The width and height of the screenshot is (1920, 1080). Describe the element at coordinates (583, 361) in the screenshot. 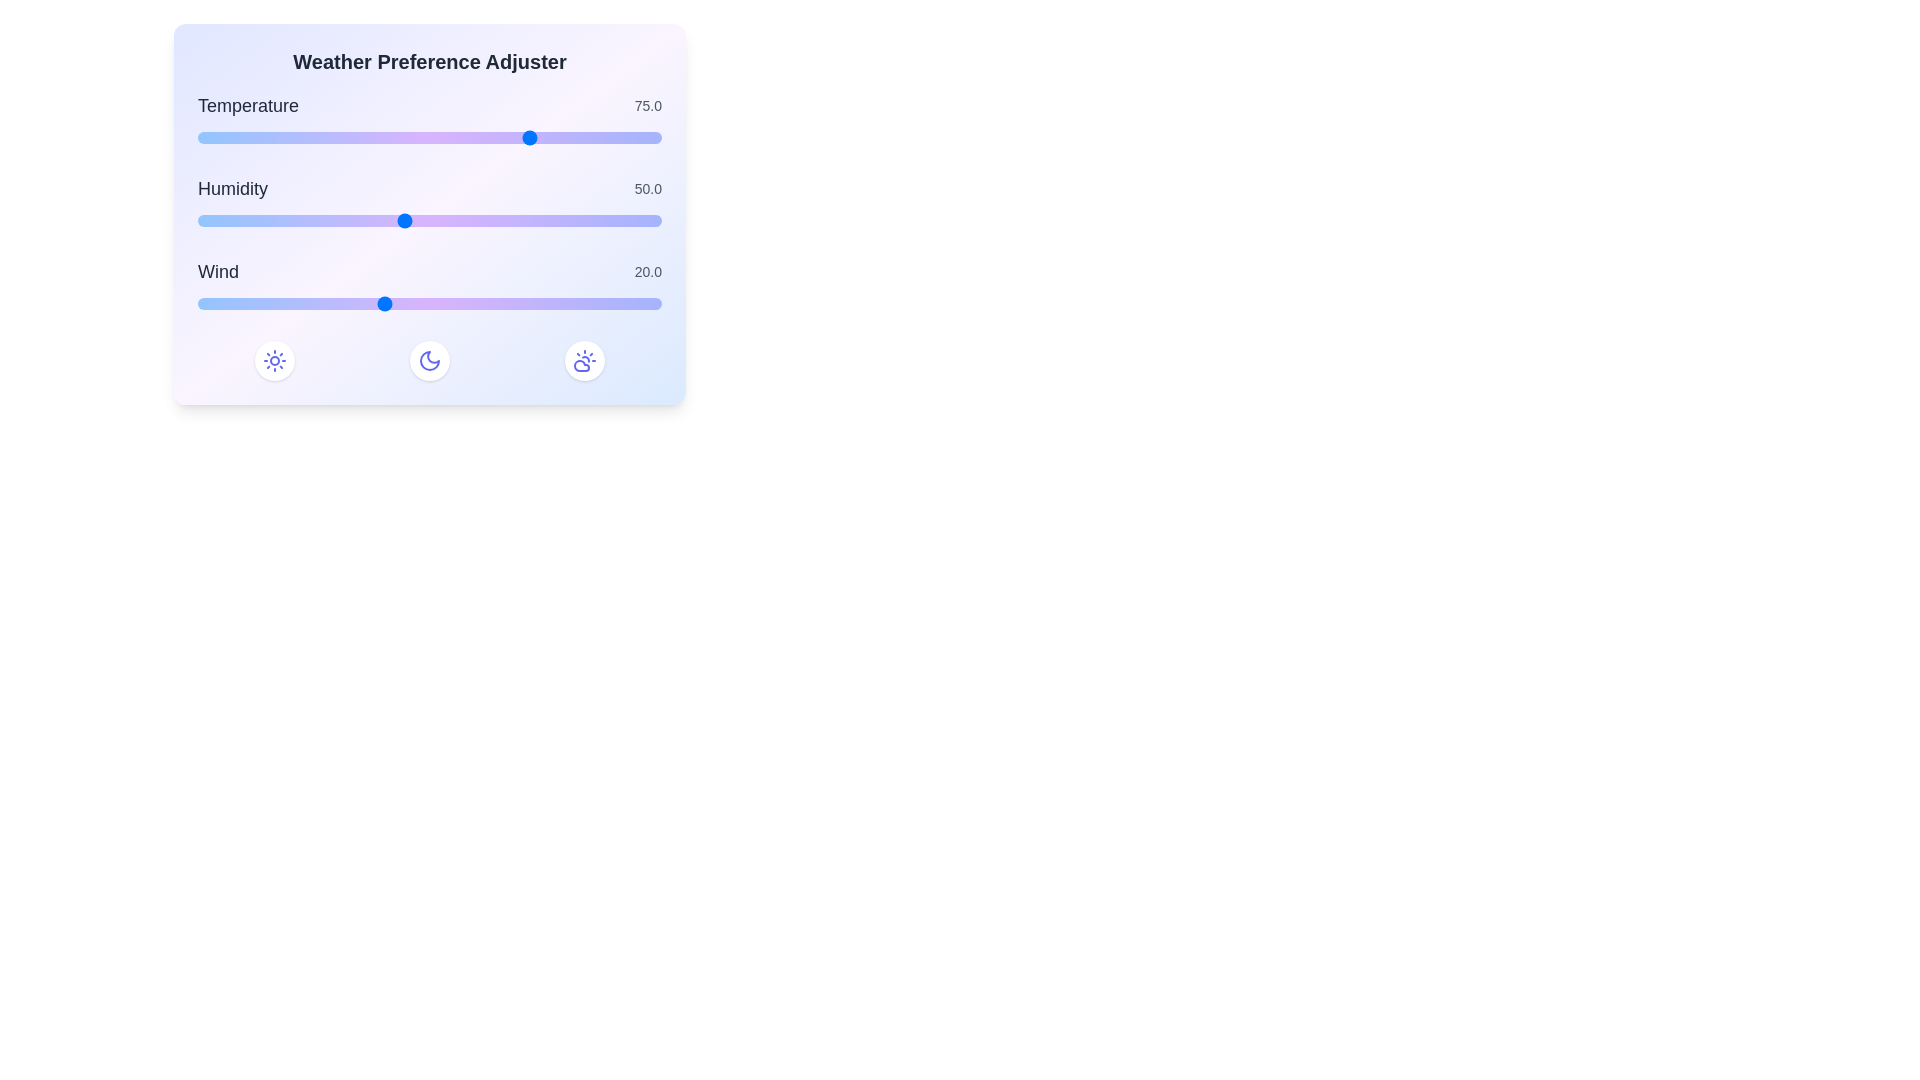

I see `the weather preference button for partial sunlight or cloudy conditions using keyboard navigation` at that location.